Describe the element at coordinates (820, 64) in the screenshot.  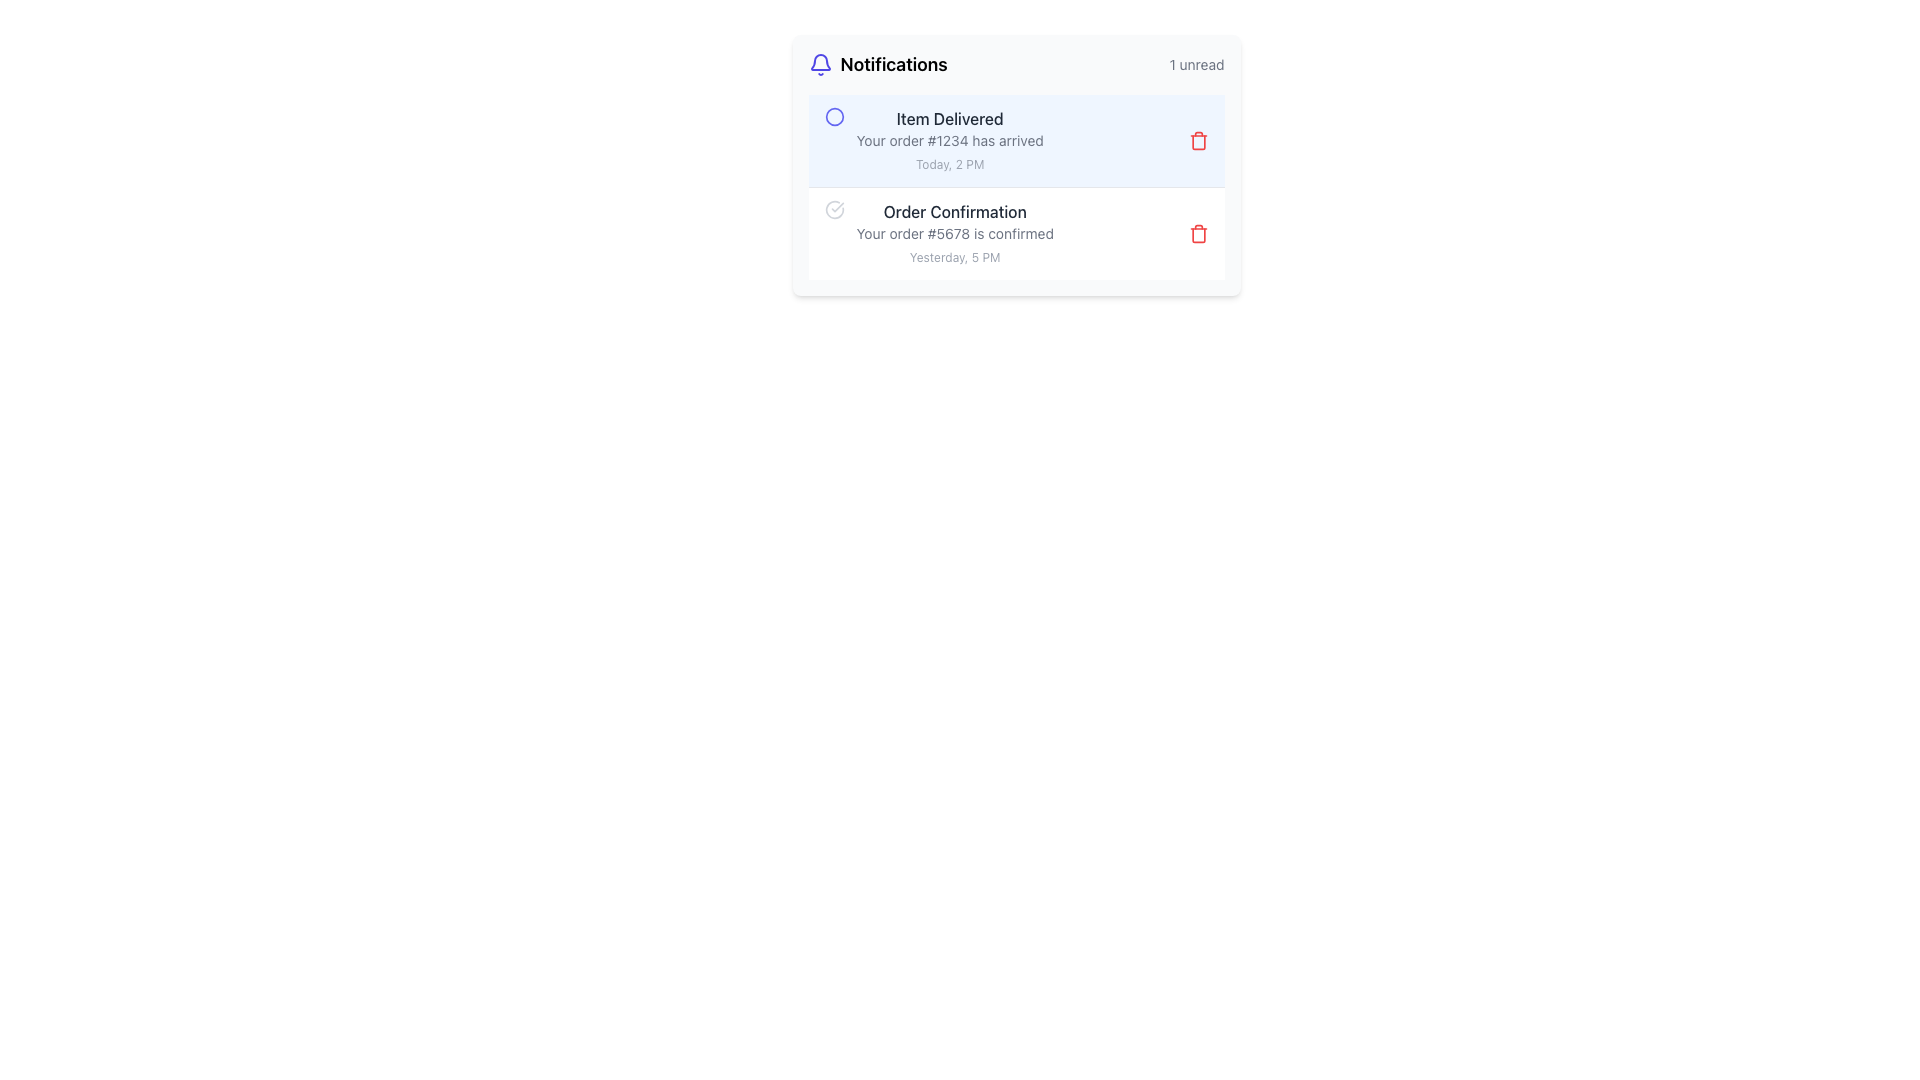
I see `the bell icon for notifications, located at the leftmost part of the 'Notifications' title bar, before the text 'Notifications'` at that location.